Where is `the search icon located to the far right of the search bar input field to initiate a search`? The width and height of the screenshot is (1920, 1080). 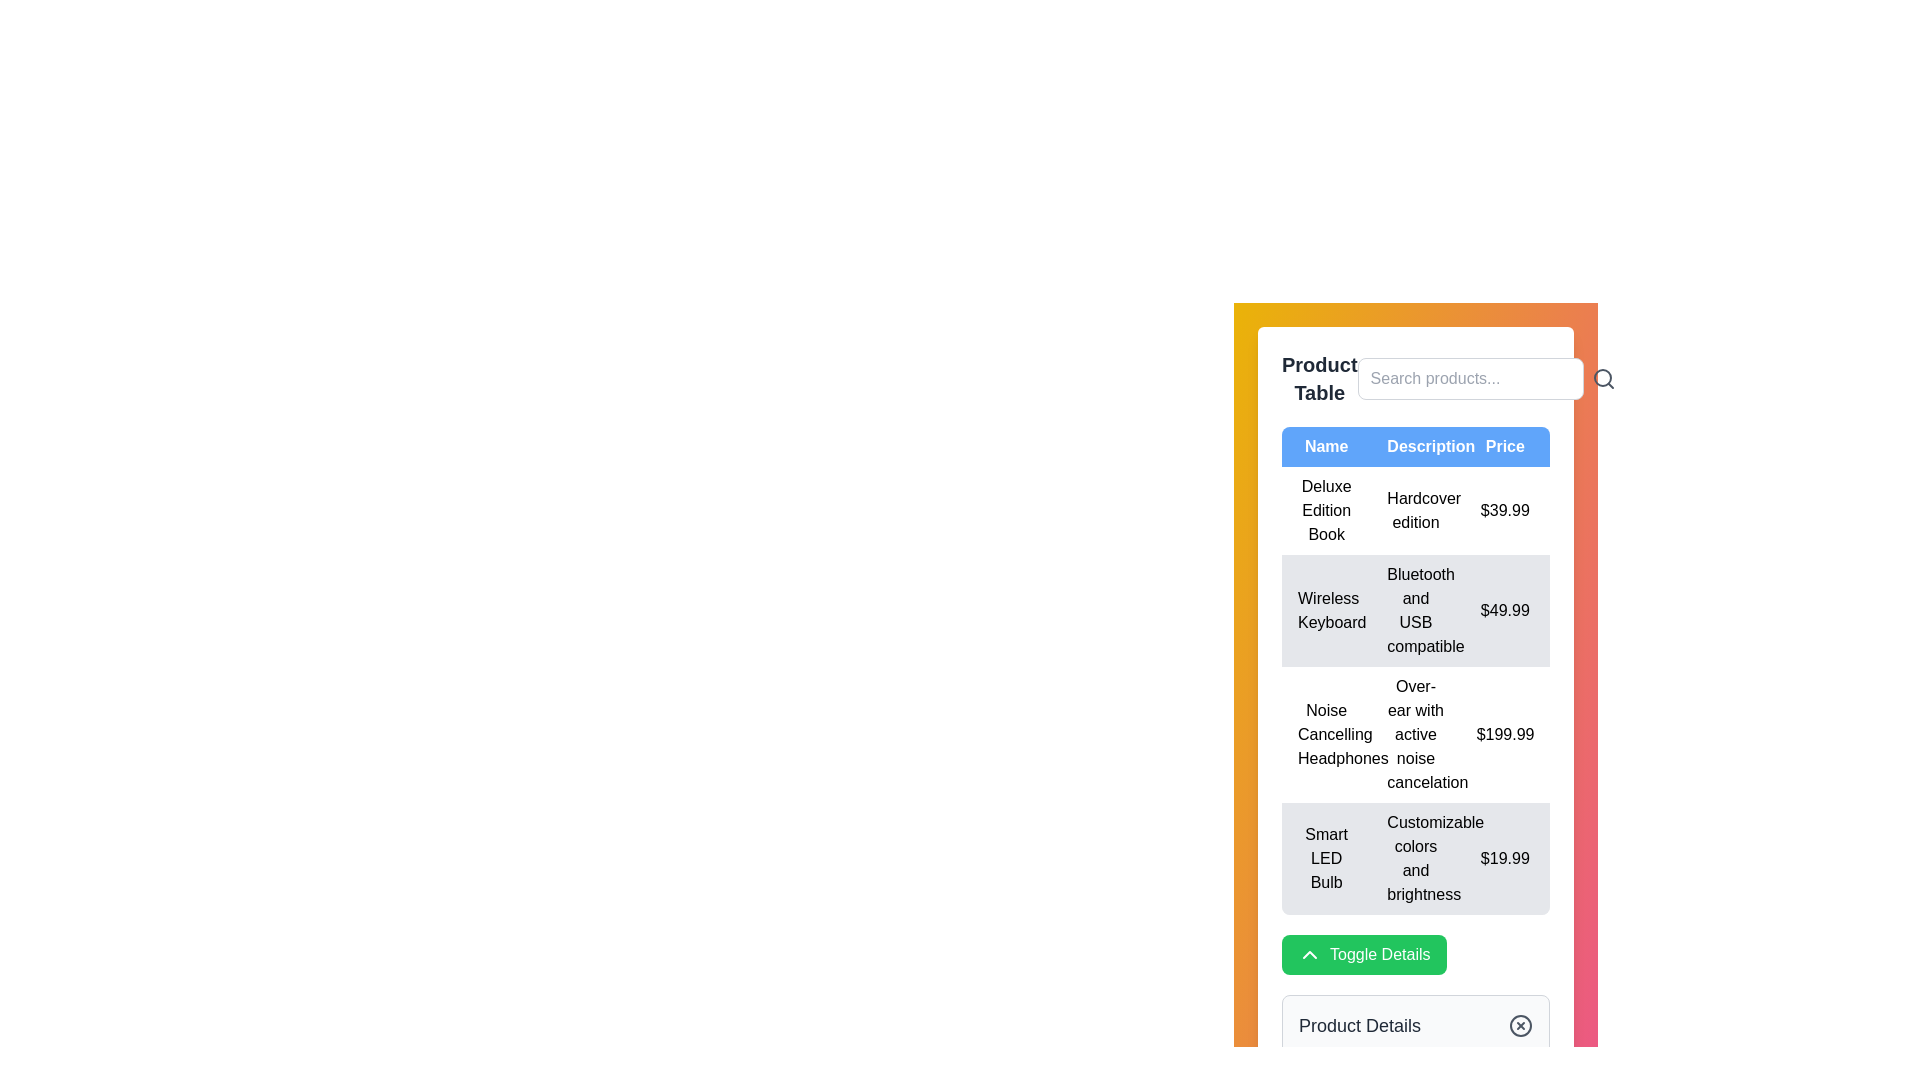
the search icon located to the far right of the search bar input field to initiate a search is located at coordinates (1603, 378).